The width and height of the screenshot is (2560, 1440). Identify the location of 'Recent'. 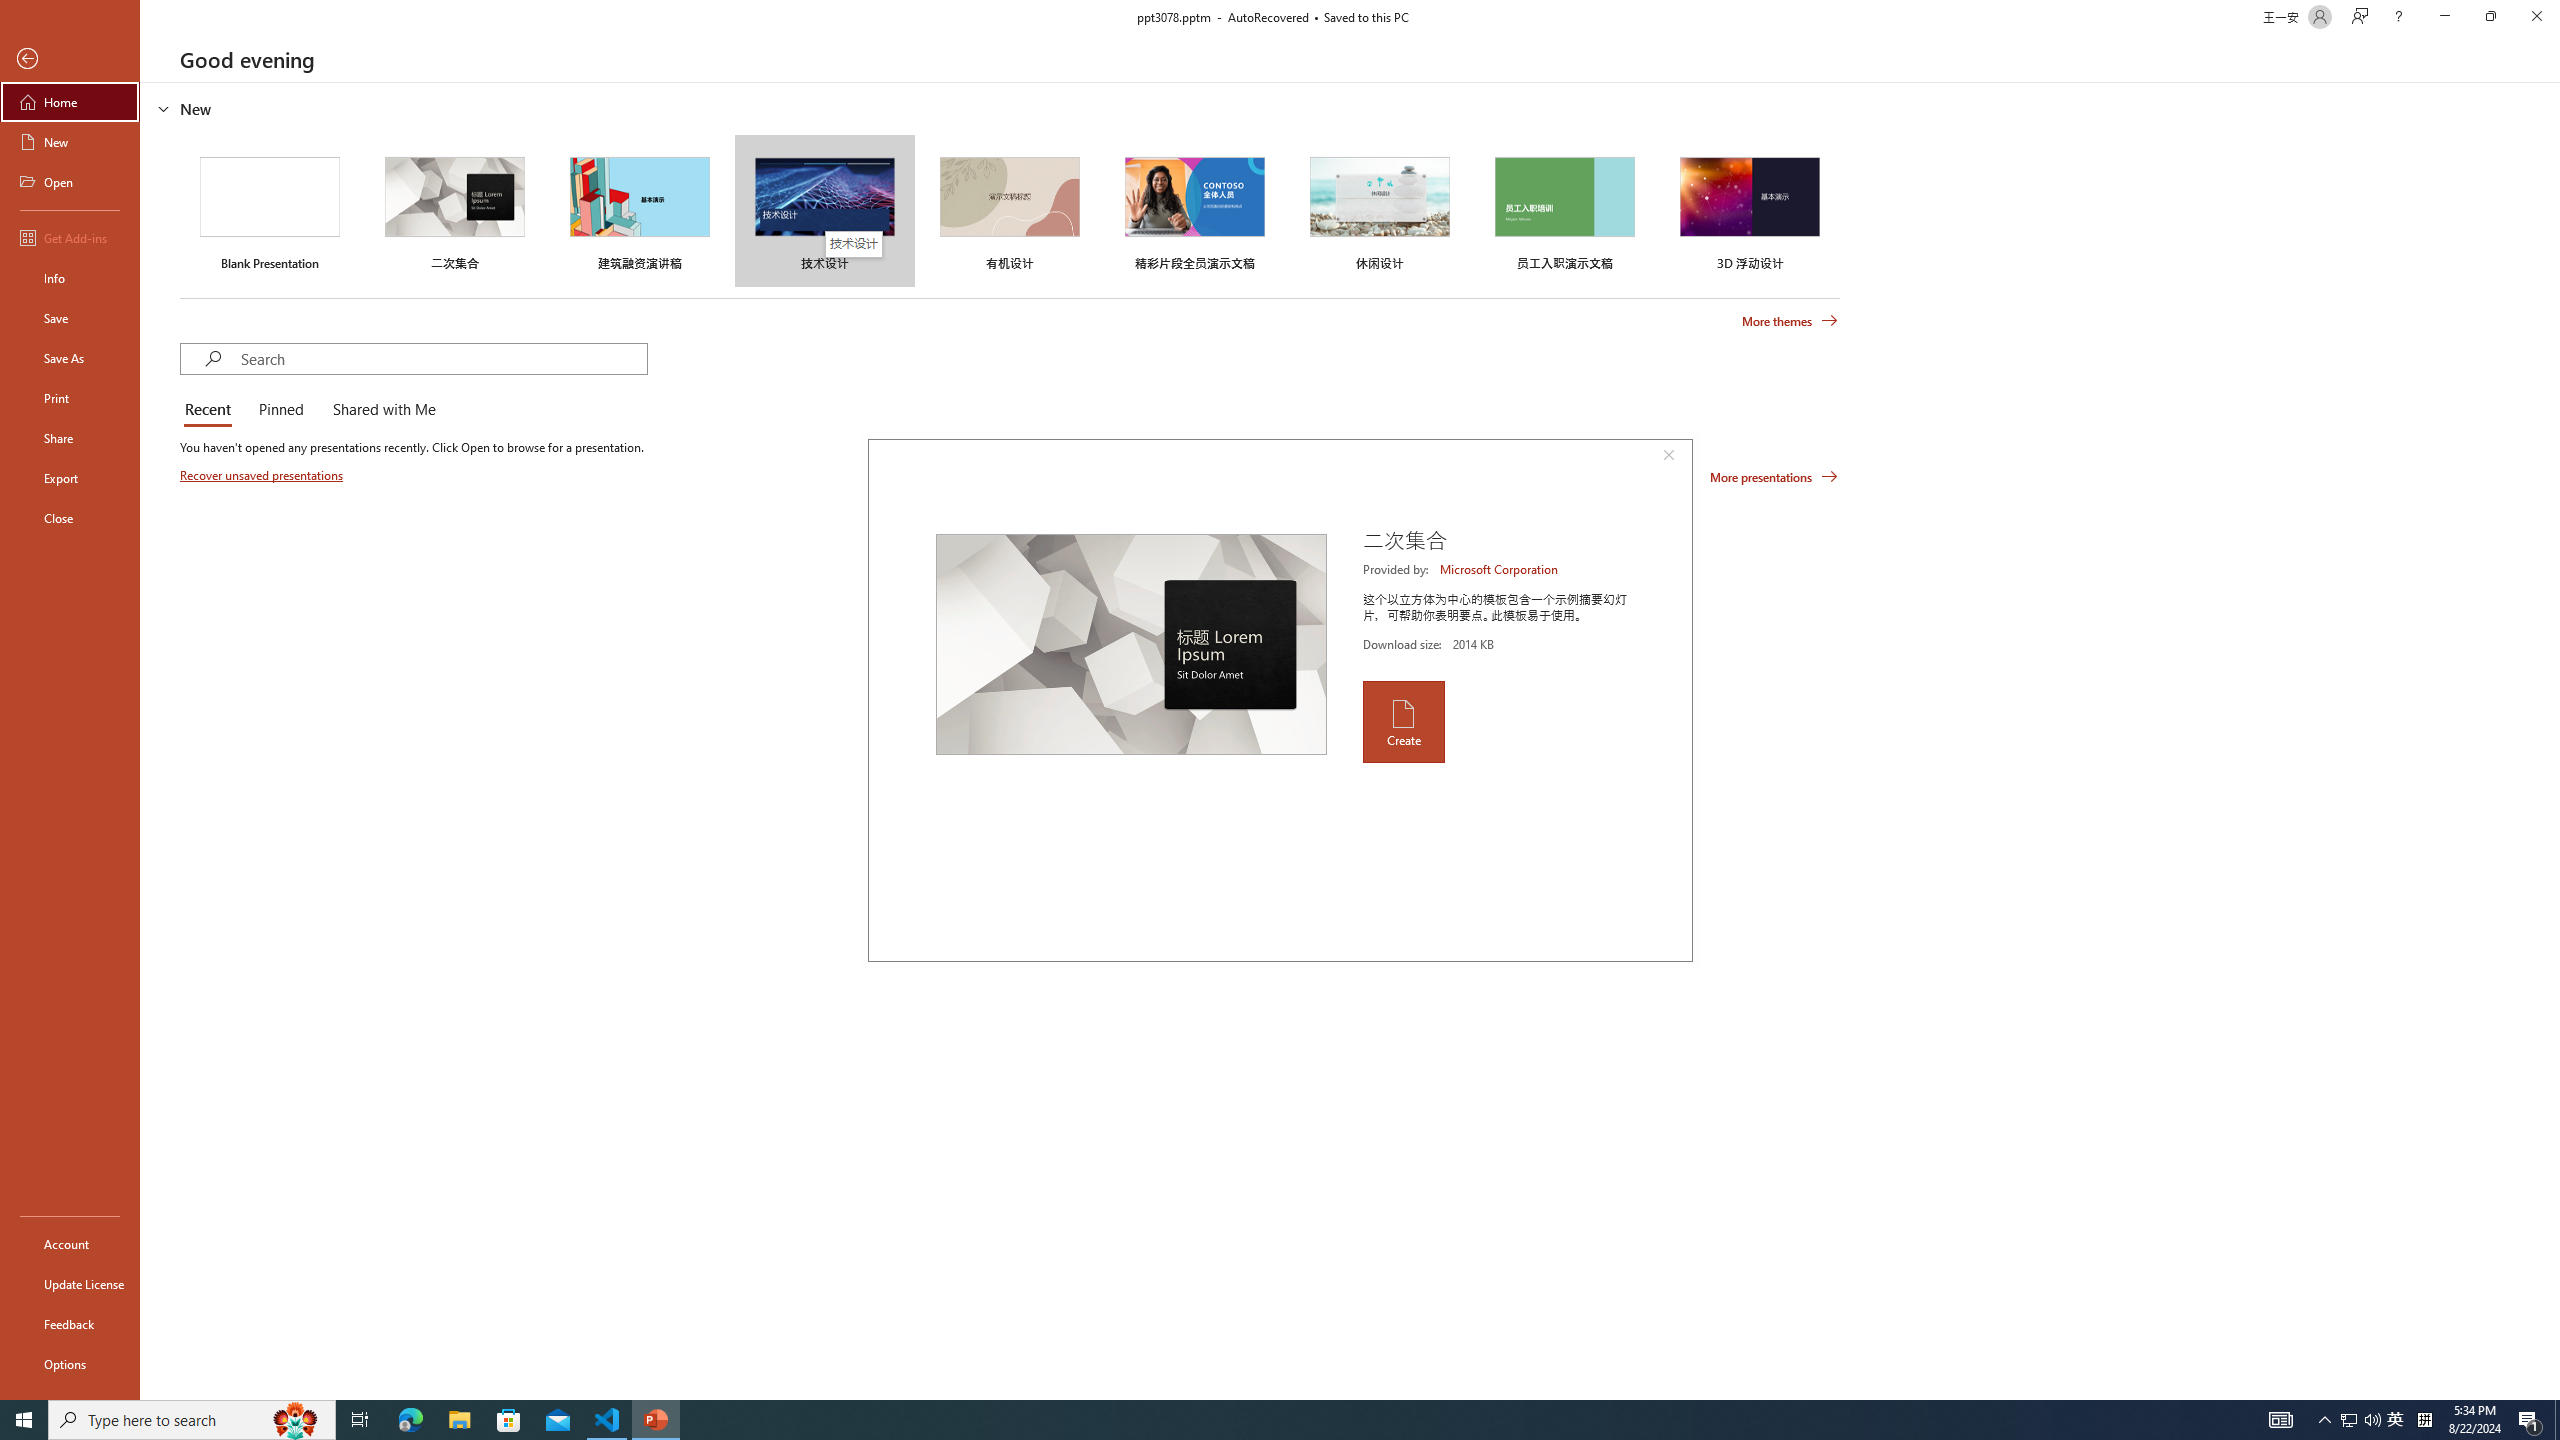
(211, 410).